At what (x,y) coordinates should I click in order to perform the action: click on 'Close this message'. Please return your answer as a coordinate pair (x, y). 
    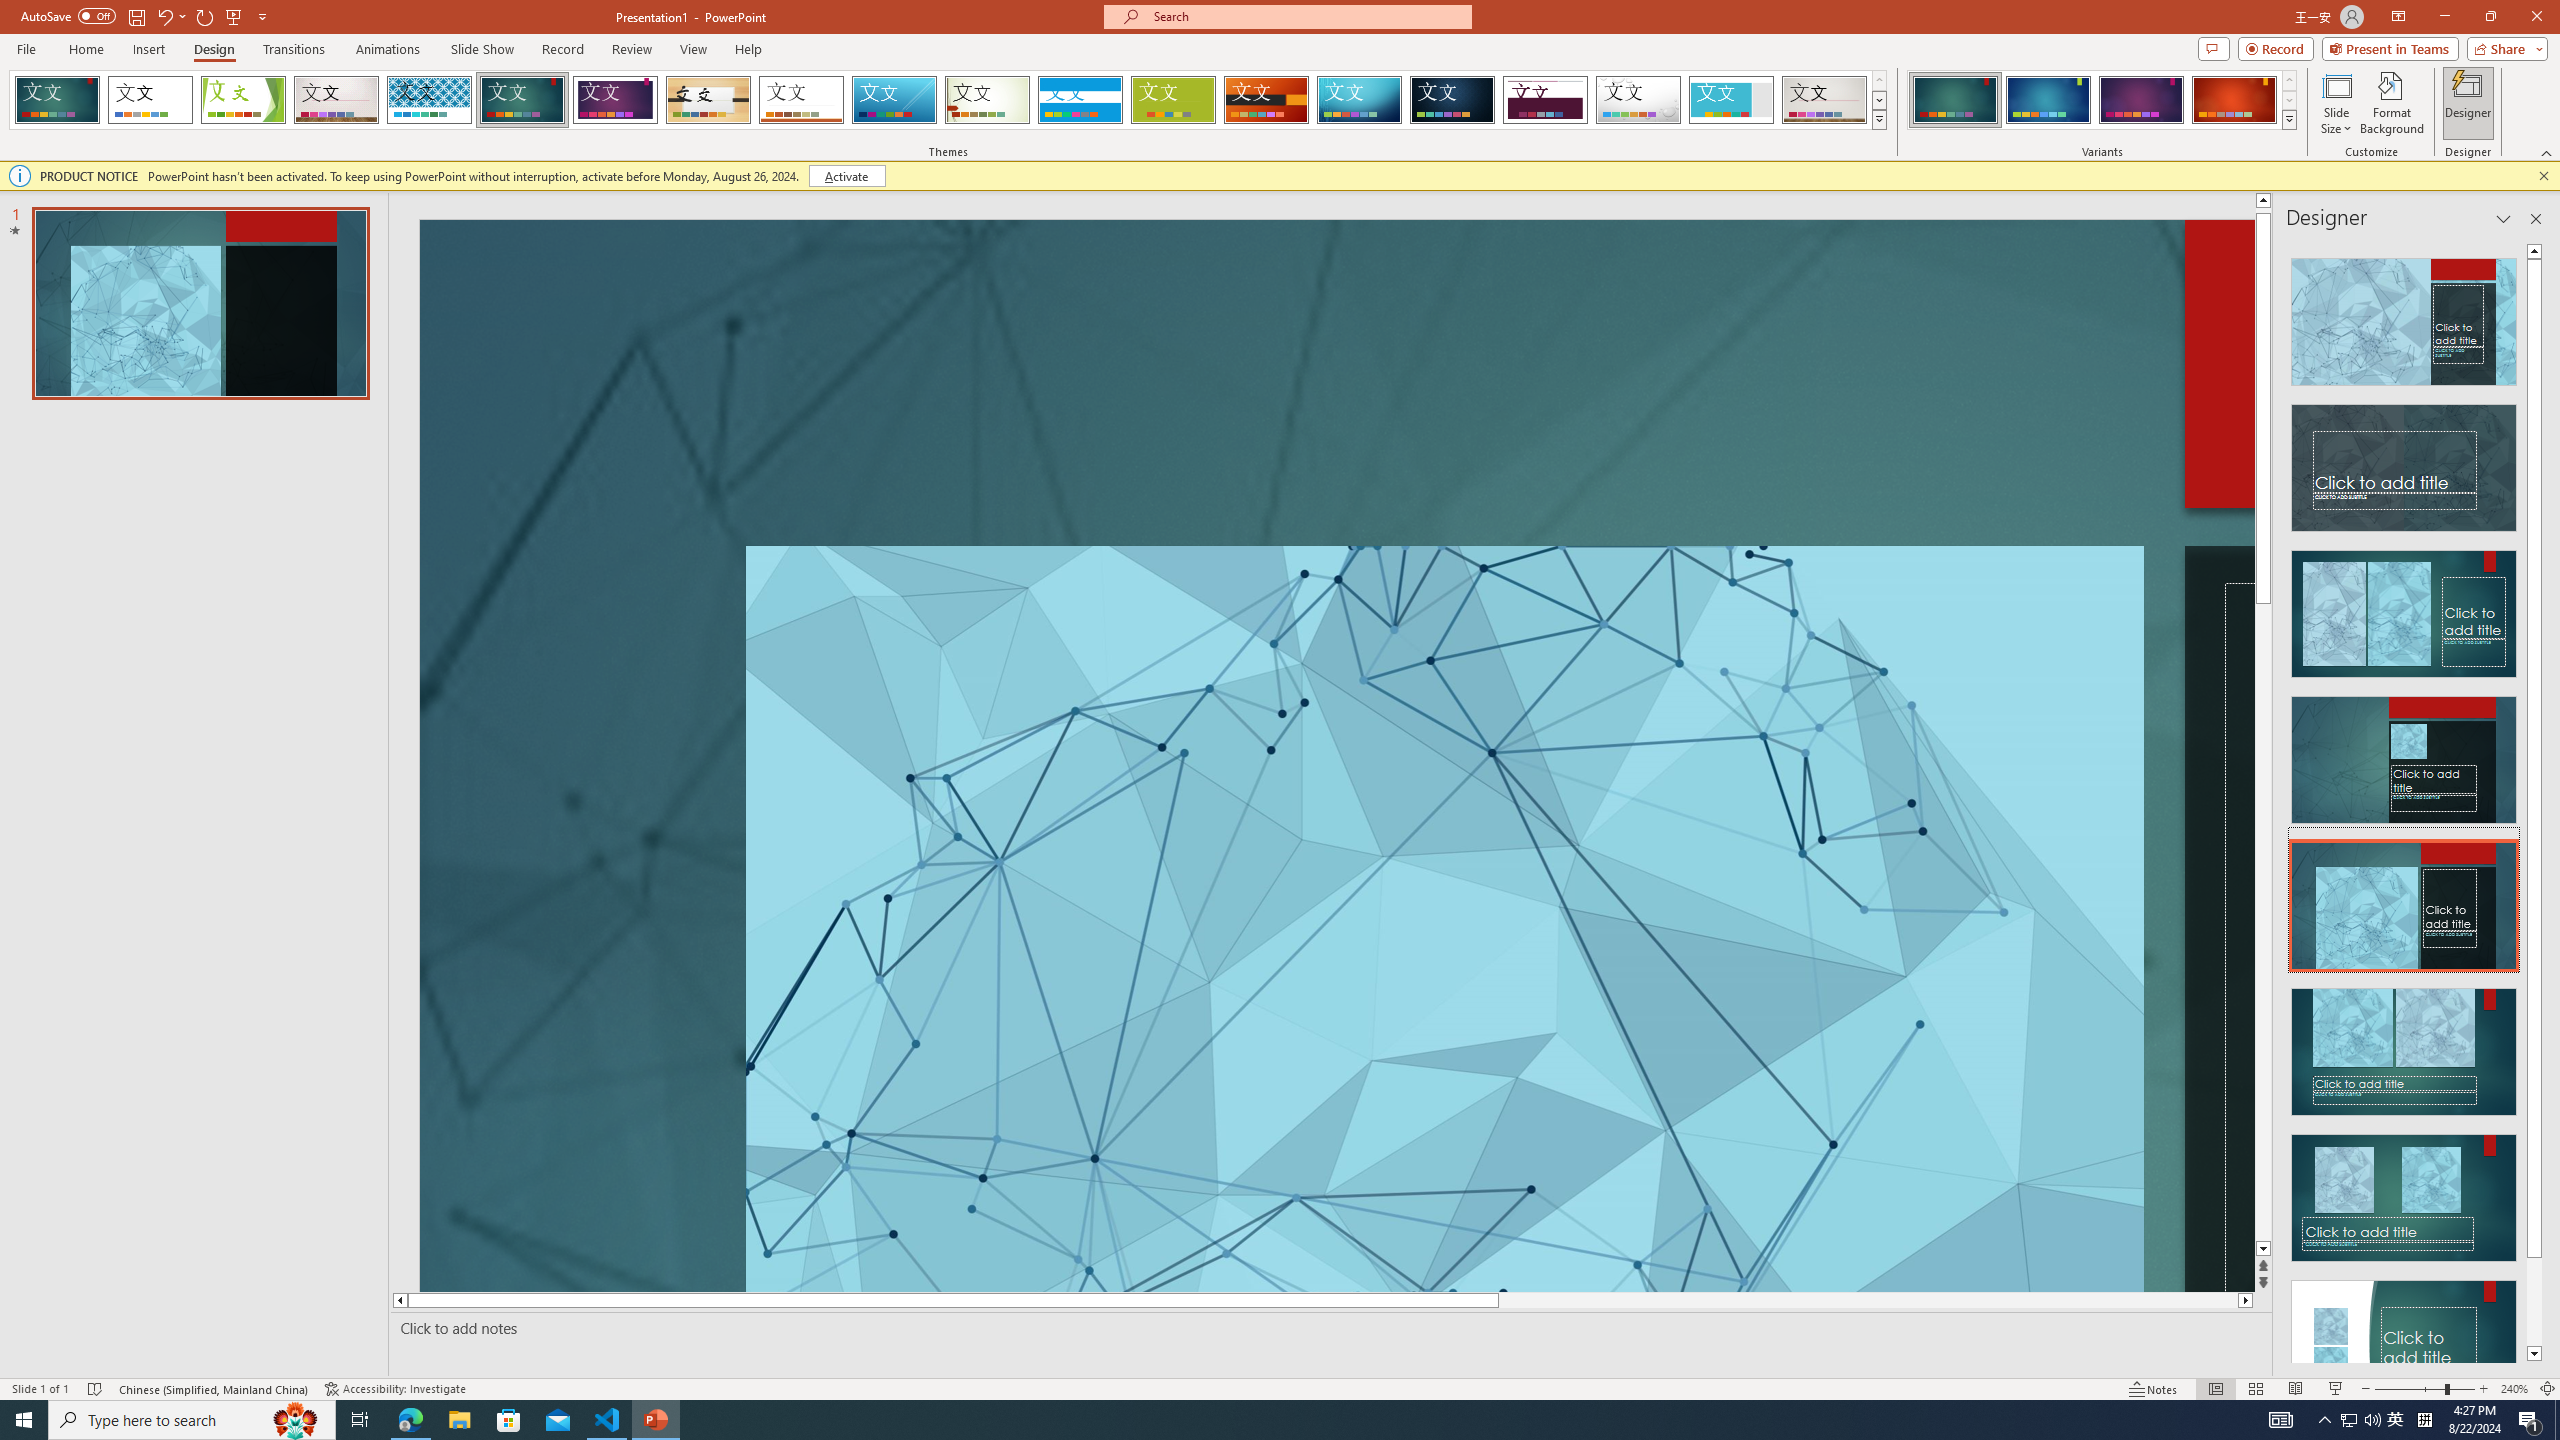
    Looking at the image, I should click on (2543, 175).